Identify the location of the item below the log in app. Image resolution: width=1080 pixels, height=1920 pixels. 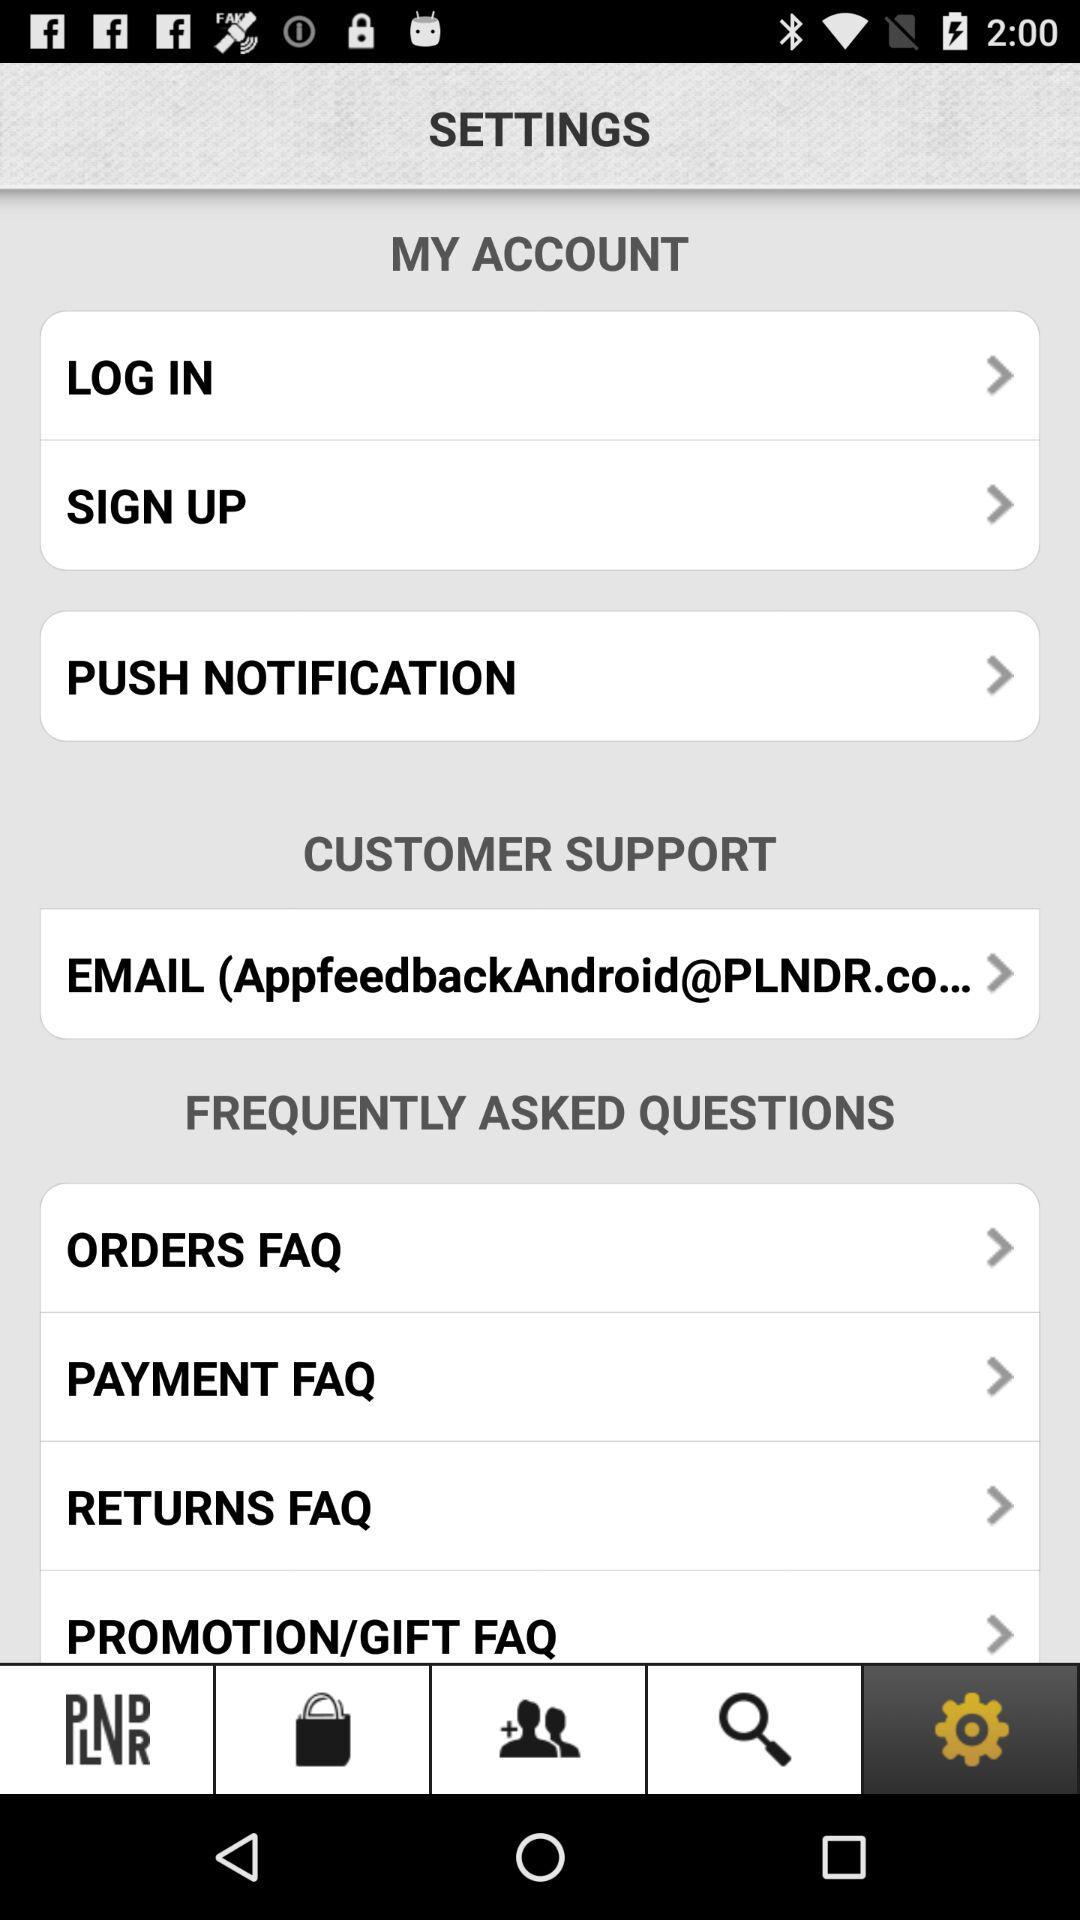
(540, 505).